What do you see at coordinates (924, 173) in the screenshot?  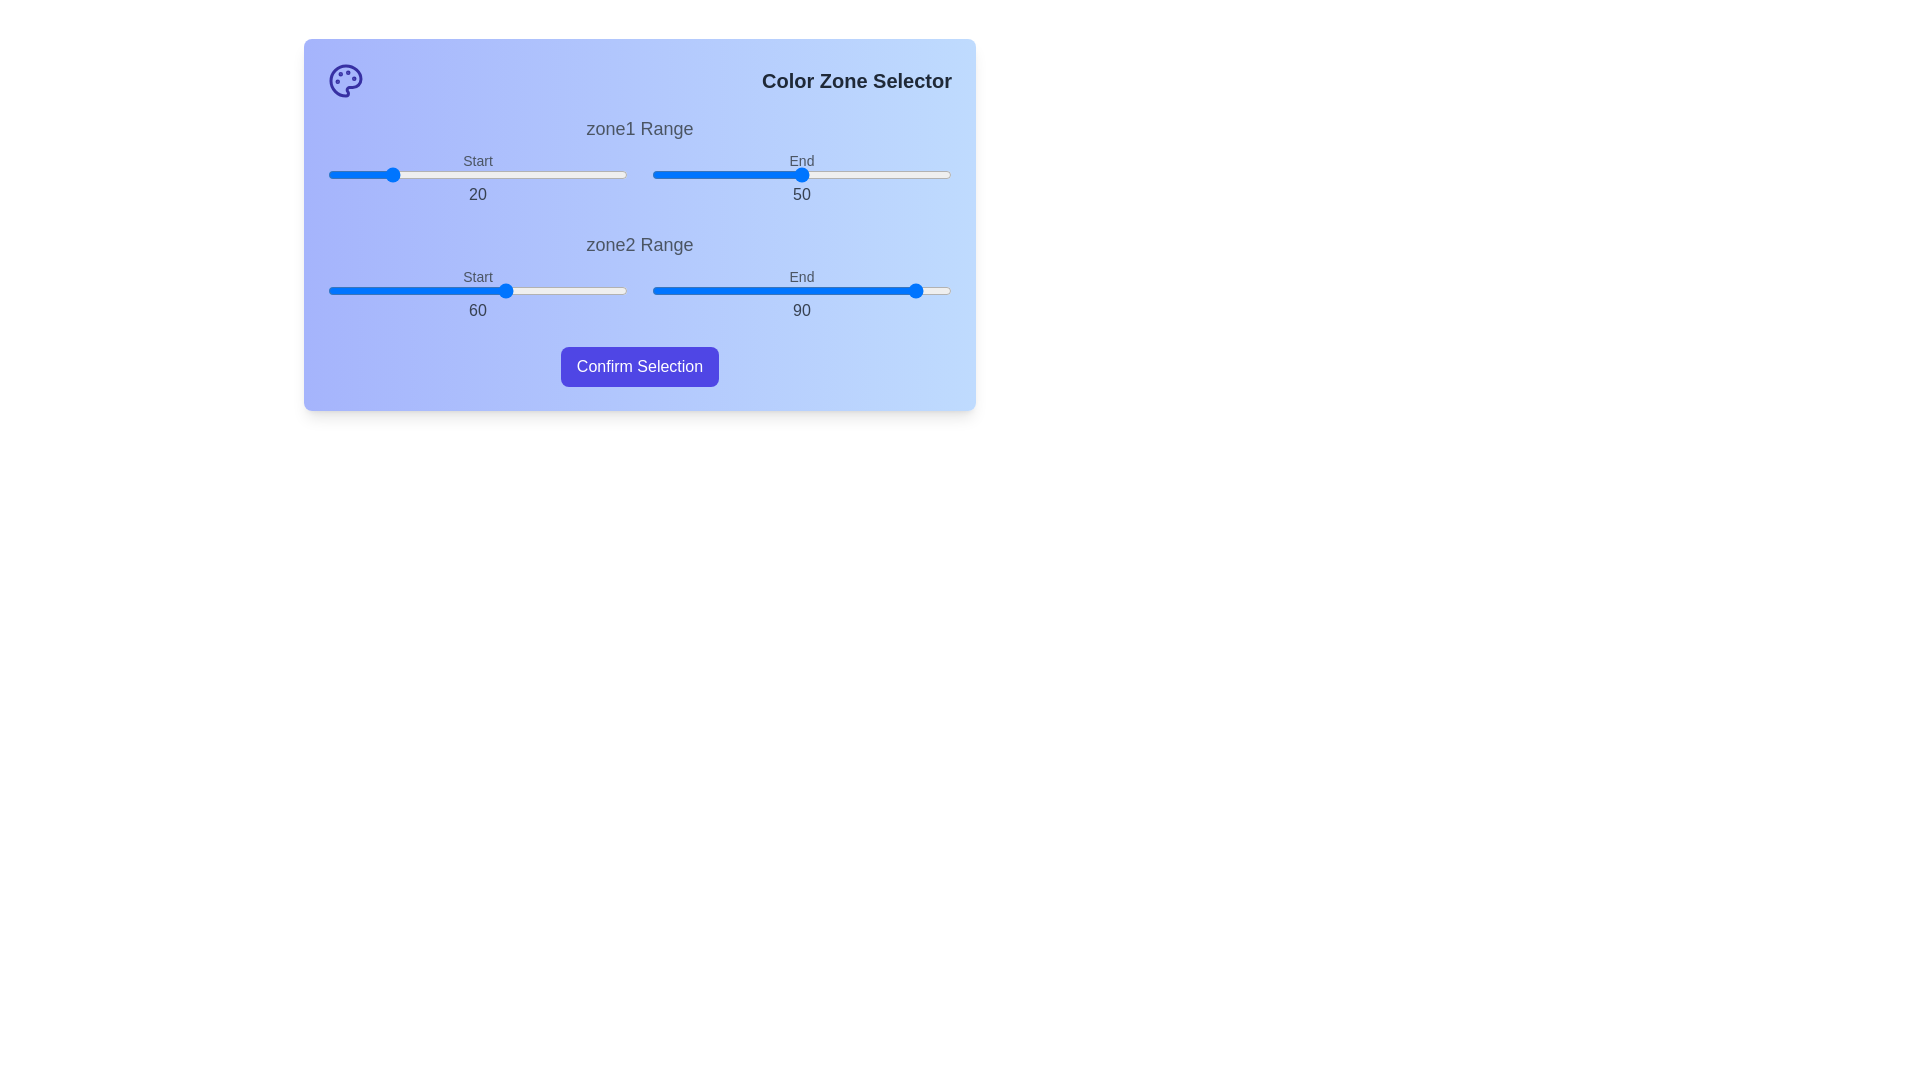 I see `the end range slider for zone1 to 91` at bounding box center [924, 173].